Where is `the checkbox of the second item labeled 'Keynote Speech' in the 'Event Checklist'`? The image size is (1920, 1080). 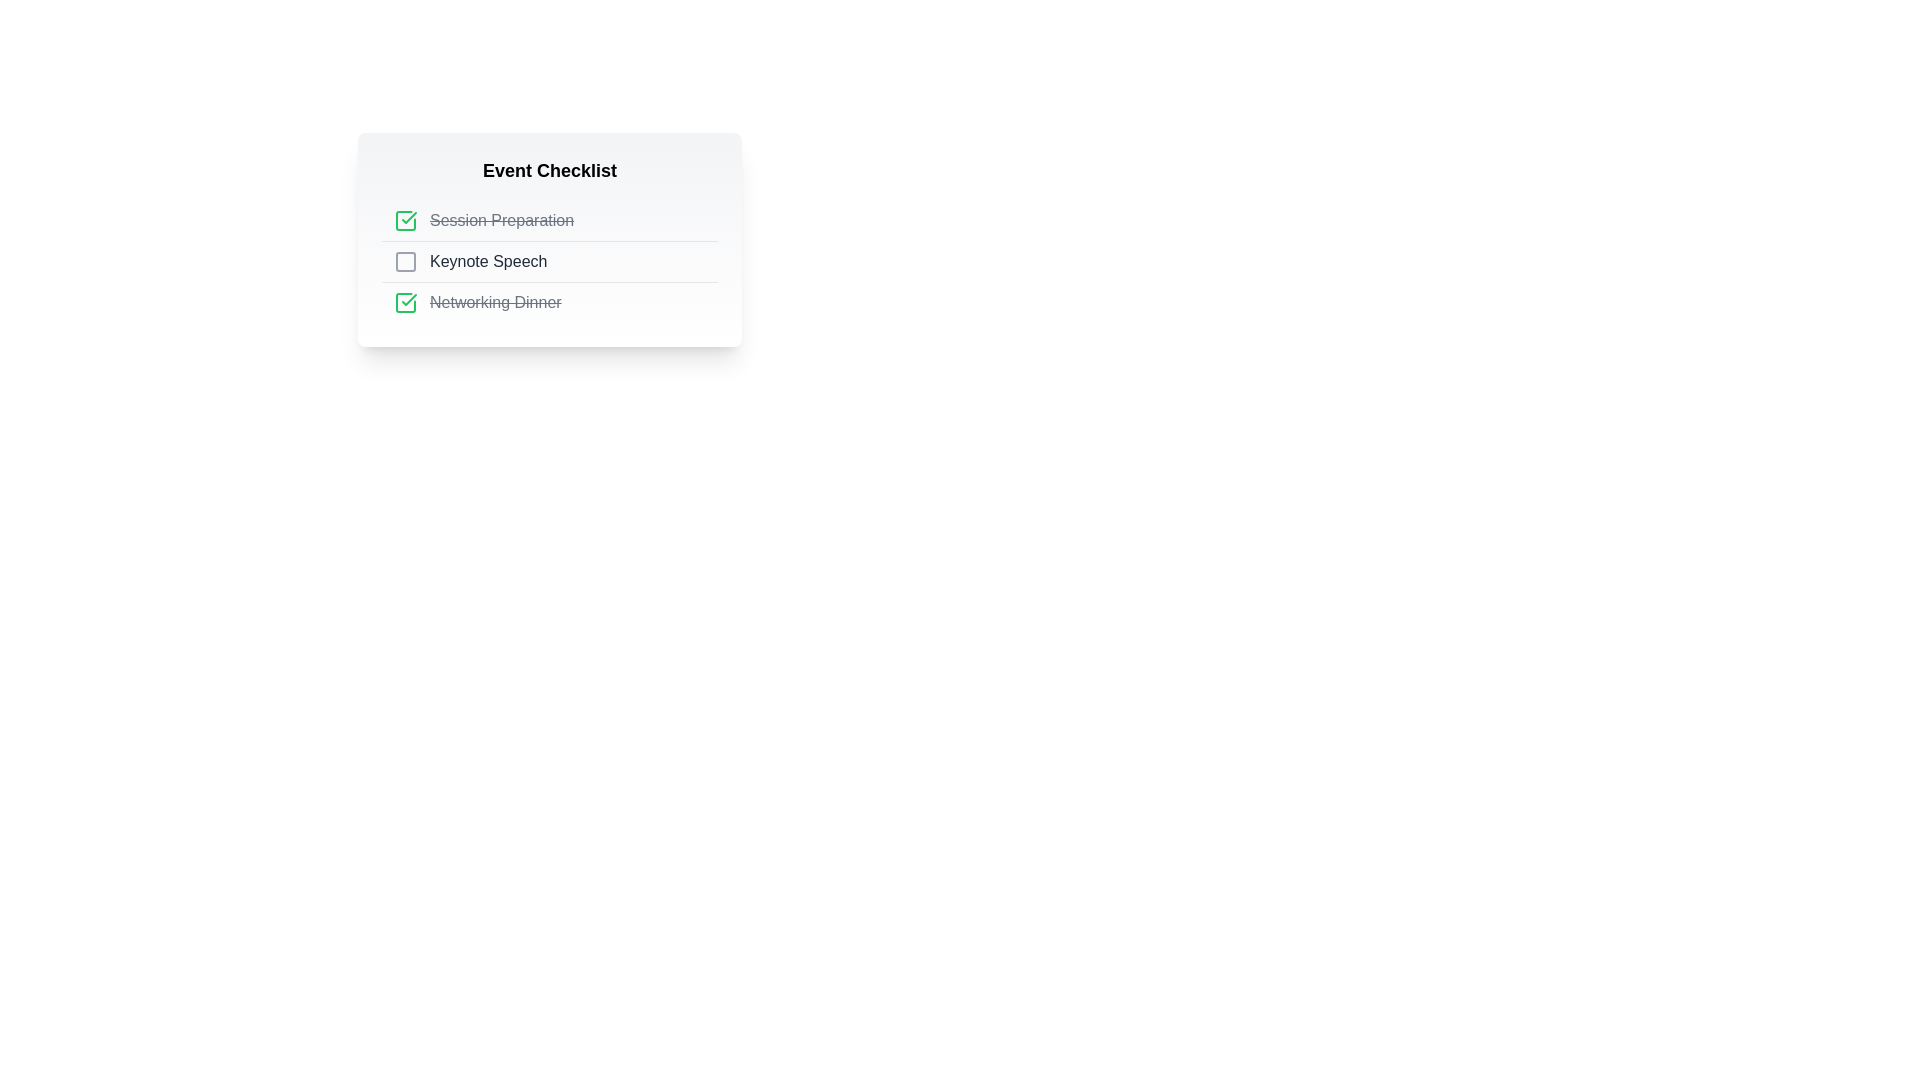
the checkbox of the second item labeled 'Keynote Speech' in the 'Event Checklist' is located at coordinates (550, 261).